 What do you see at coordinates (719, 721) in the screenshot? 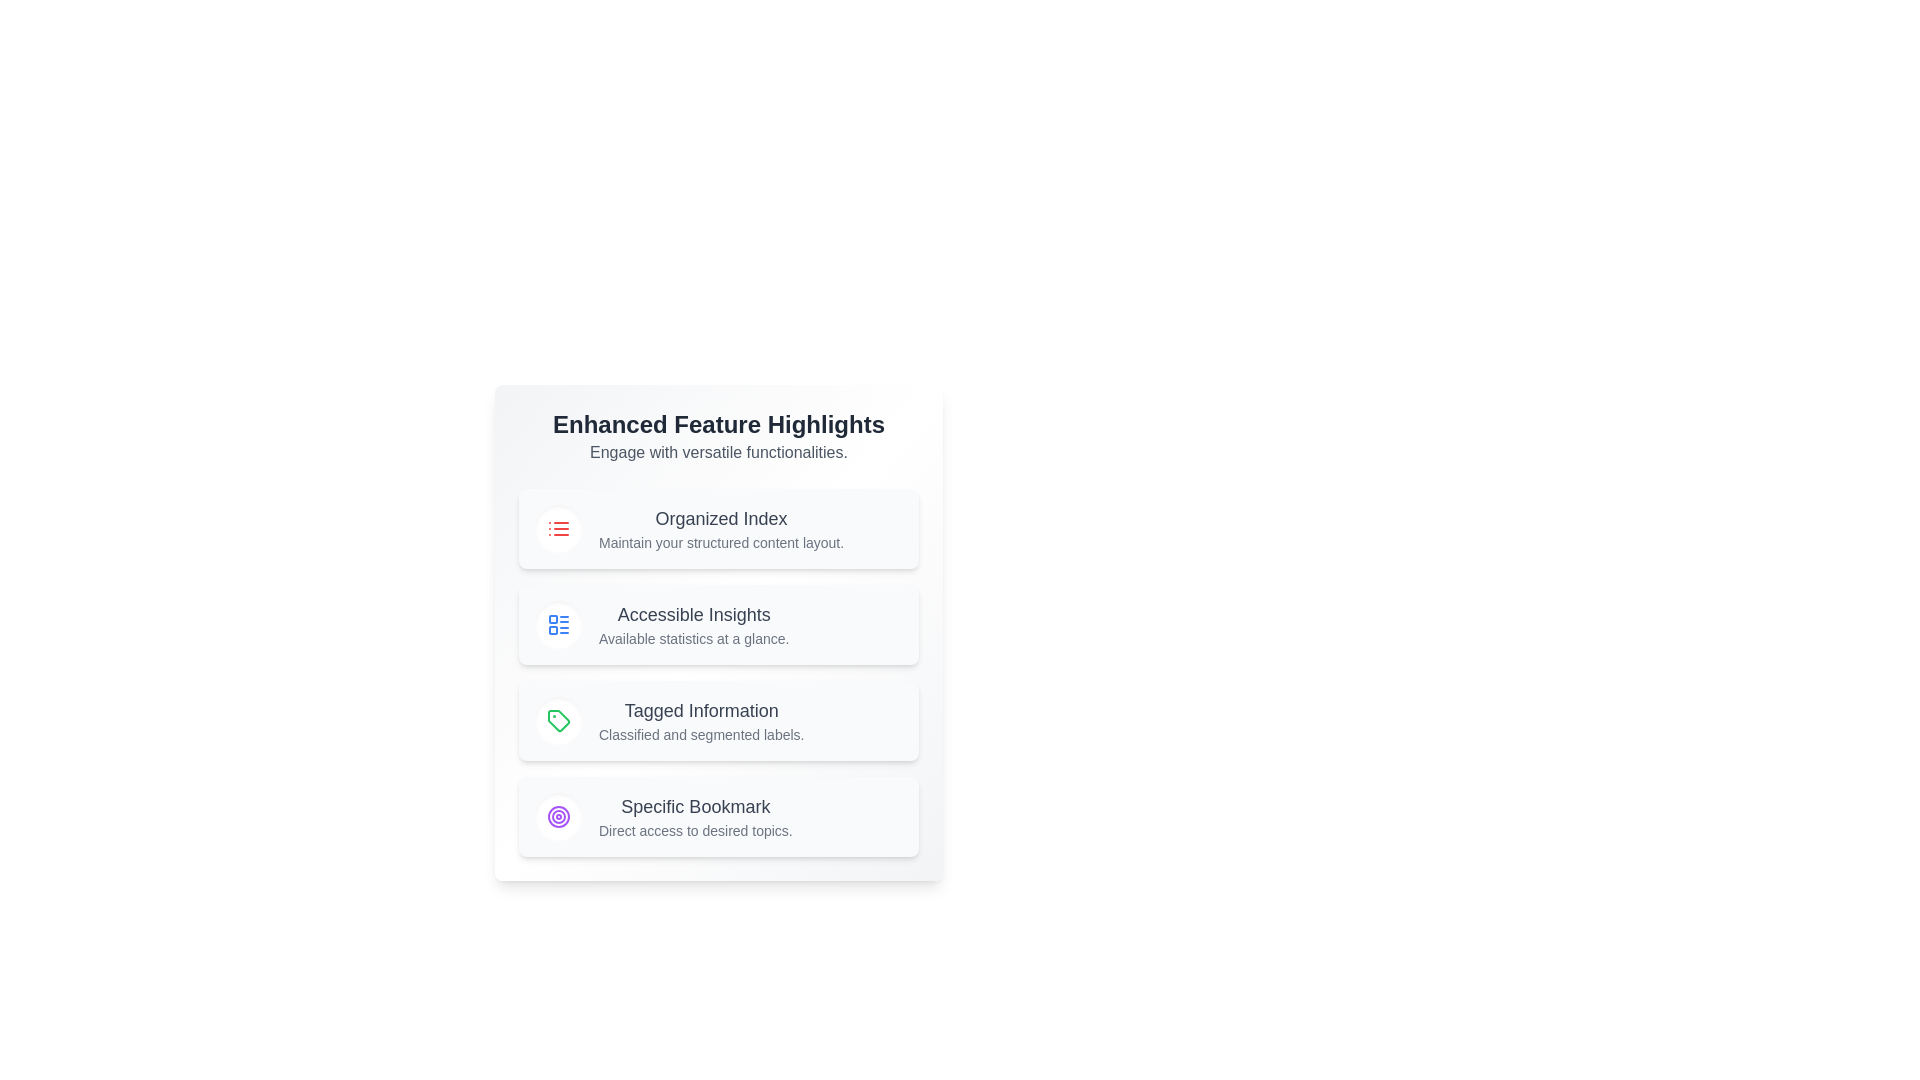
I see `the feature item titled 'Tagged Information'` at bounding box center [719, 721].